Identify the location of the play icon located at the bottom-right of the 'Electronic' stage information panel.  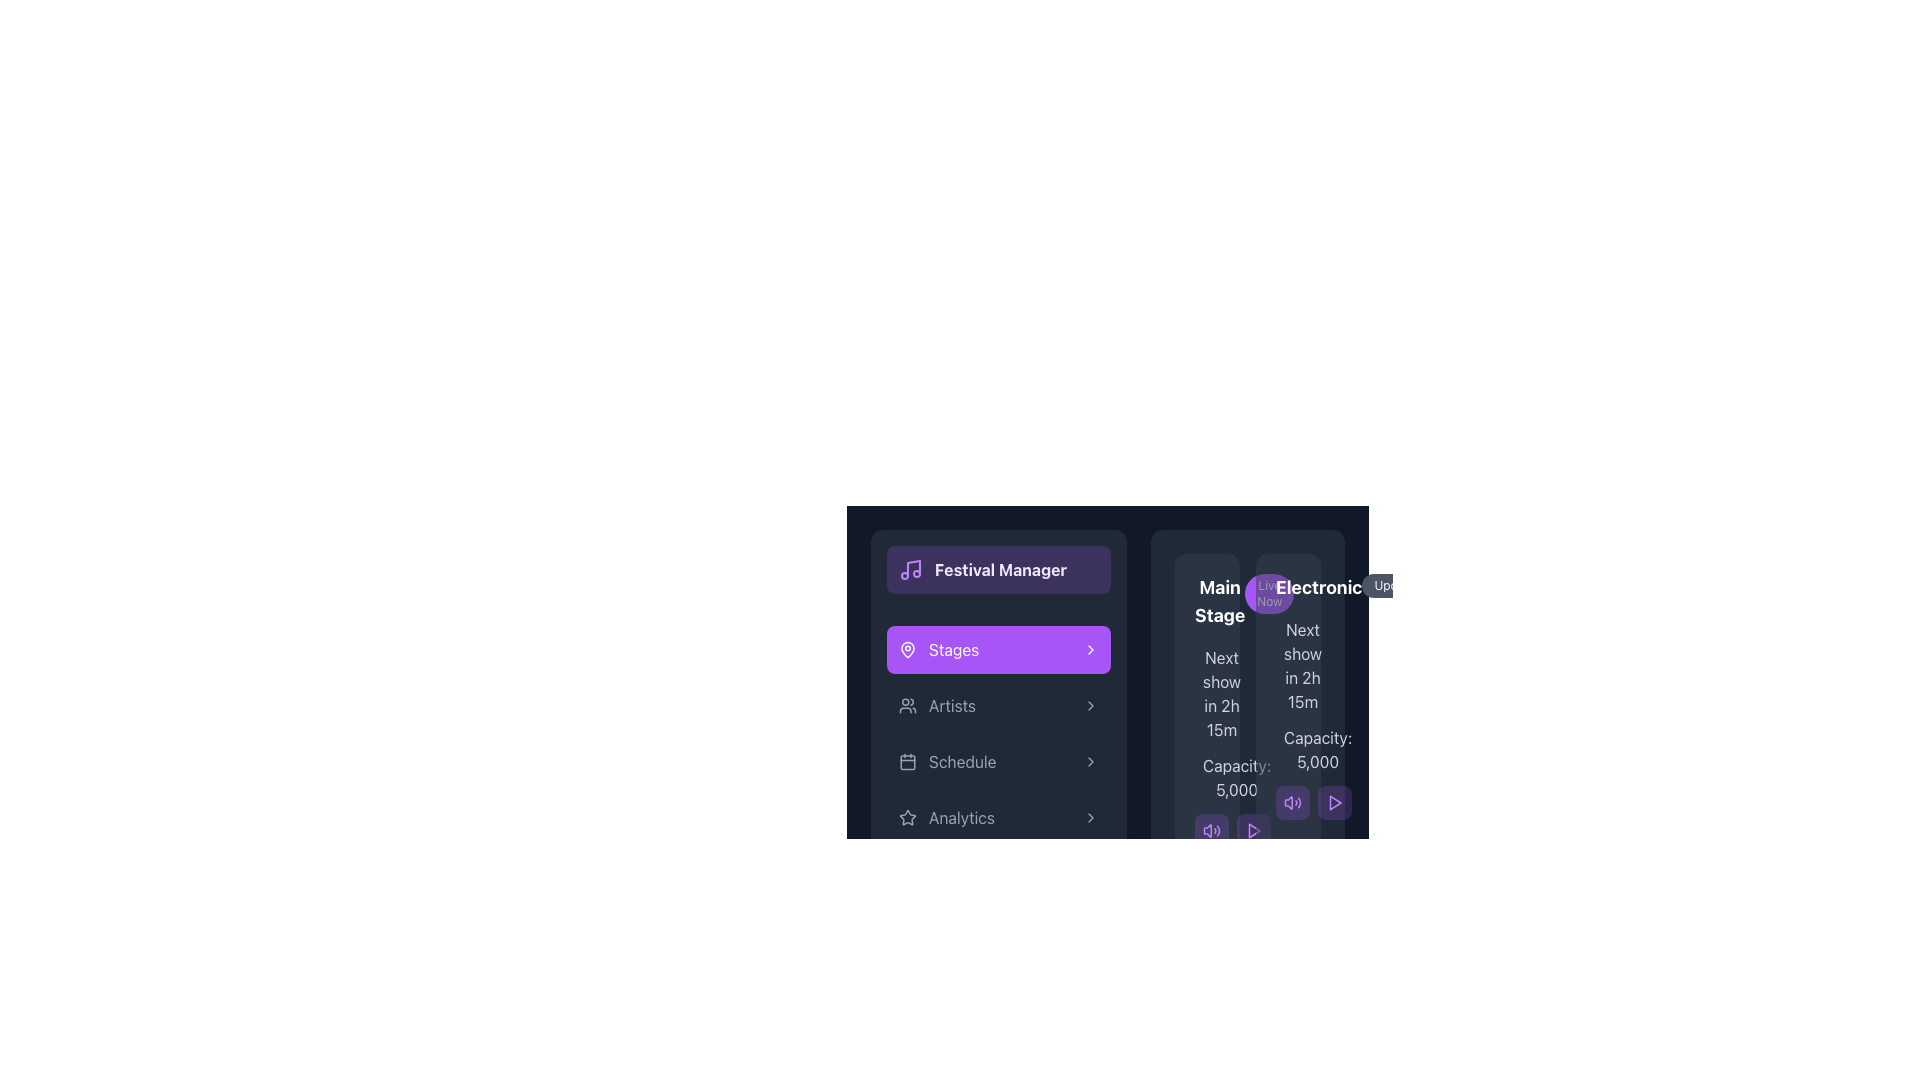
(1252, 830).